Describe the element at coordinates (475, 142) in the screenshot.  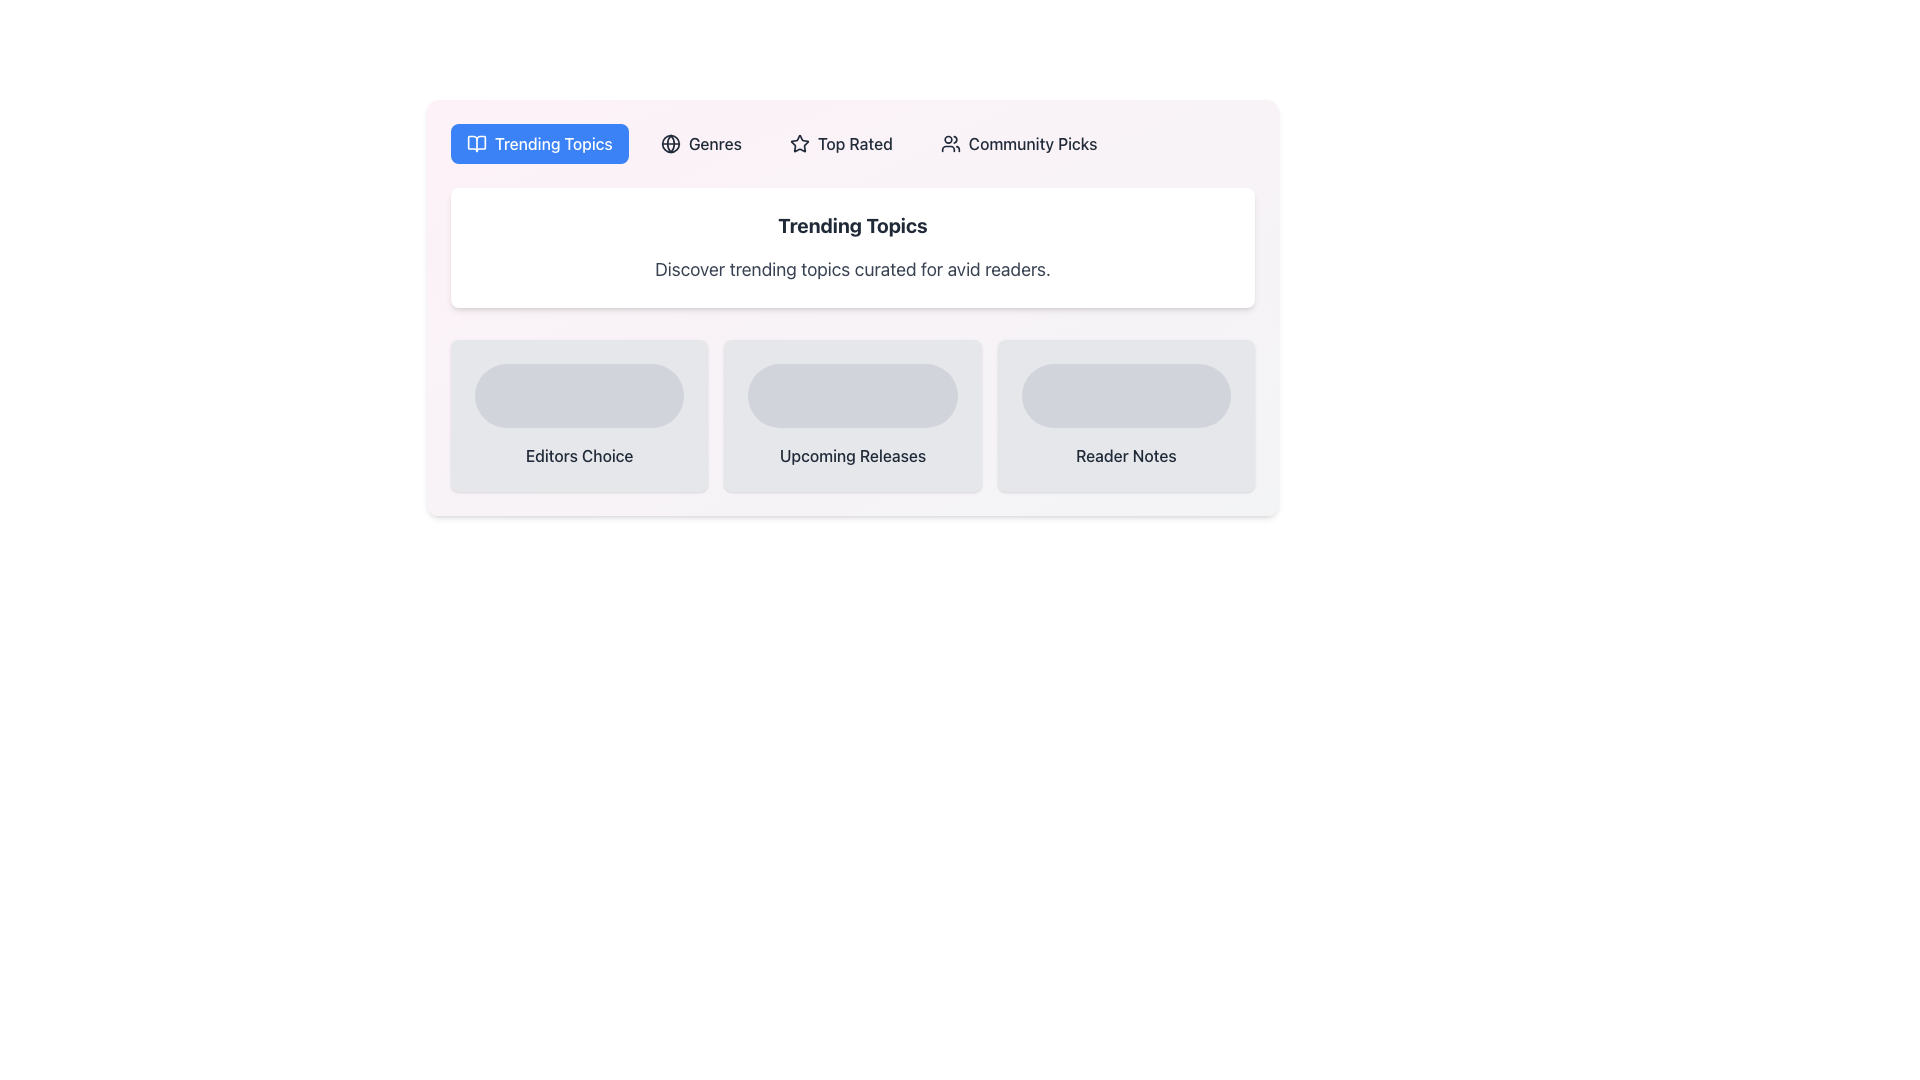
I see `the open book icon located in the 'Trending Topics' tab of the navigation bar, which is styled in a minimal, line-based design against a blue background` at that location.